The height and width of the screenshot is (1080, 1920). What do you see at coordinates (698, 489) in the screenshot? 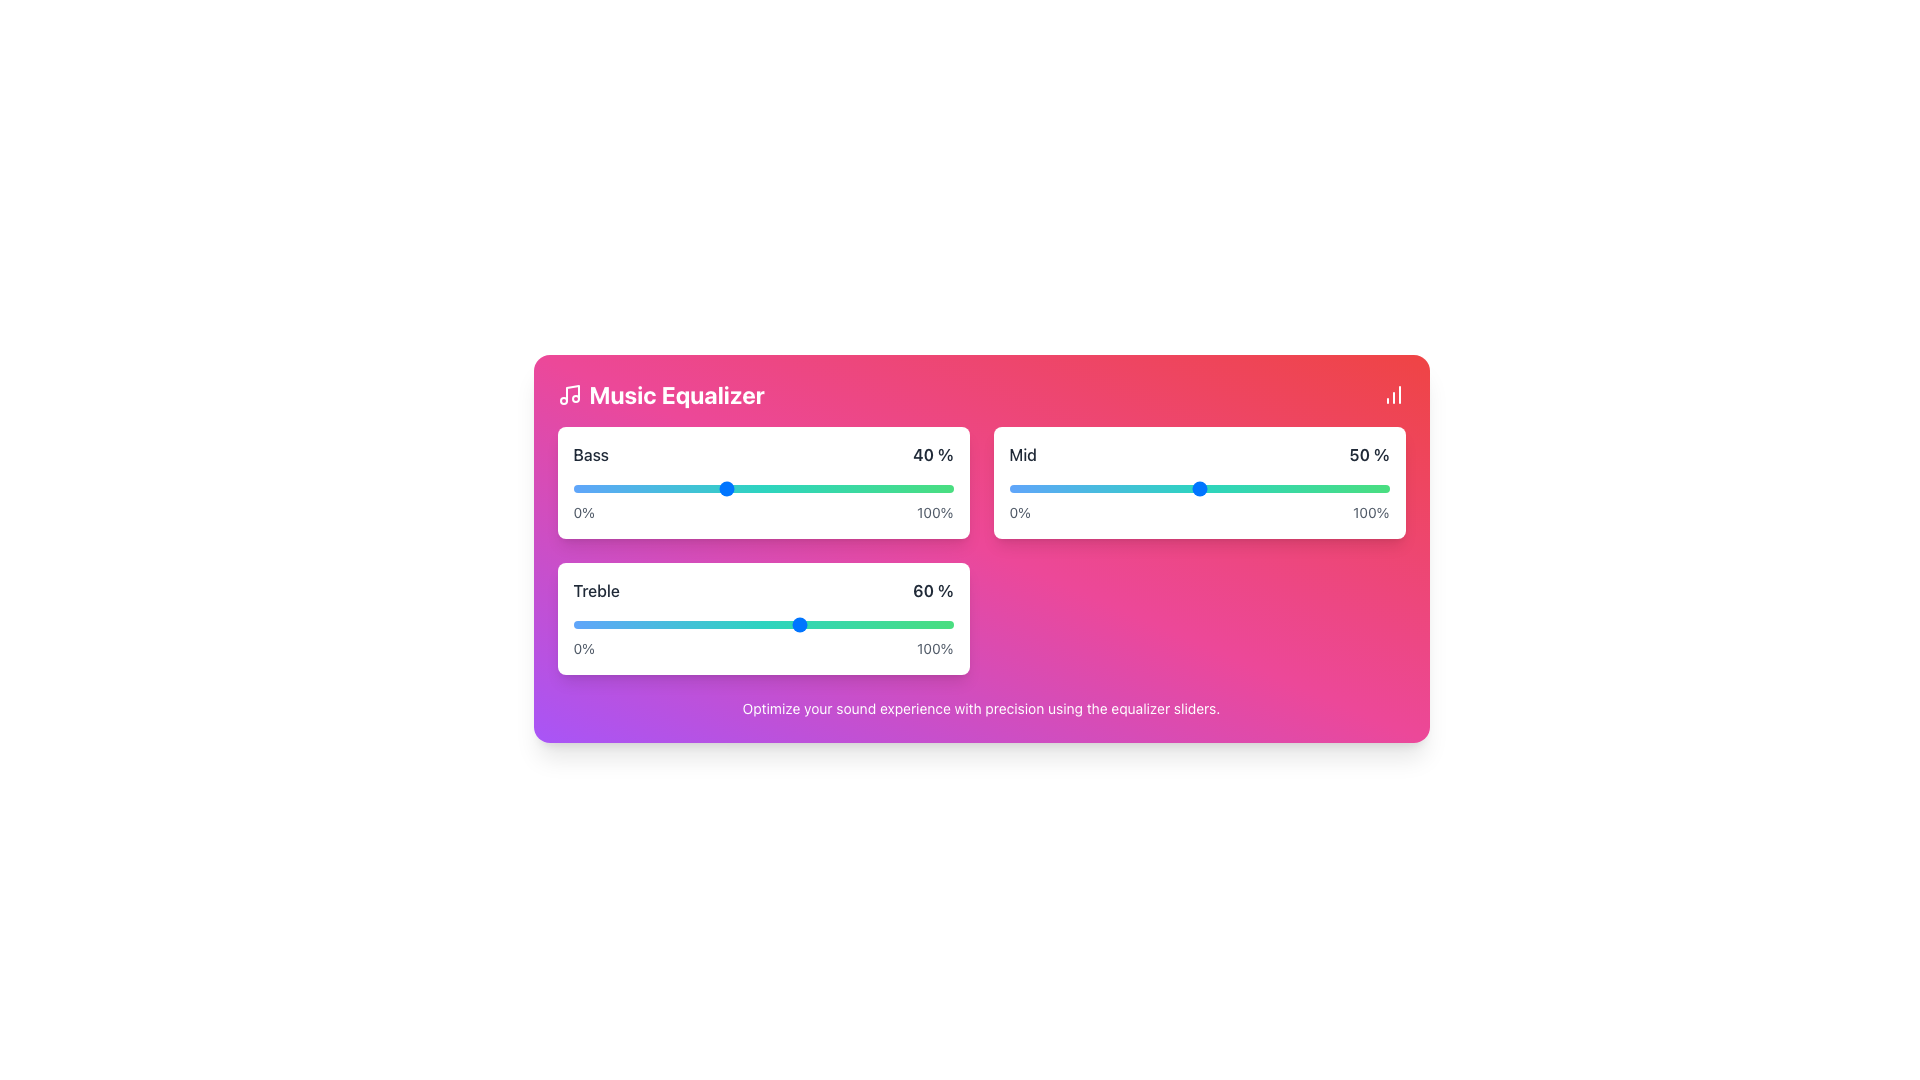
I see `the bass equalizer` at bounding box center [698, 489].